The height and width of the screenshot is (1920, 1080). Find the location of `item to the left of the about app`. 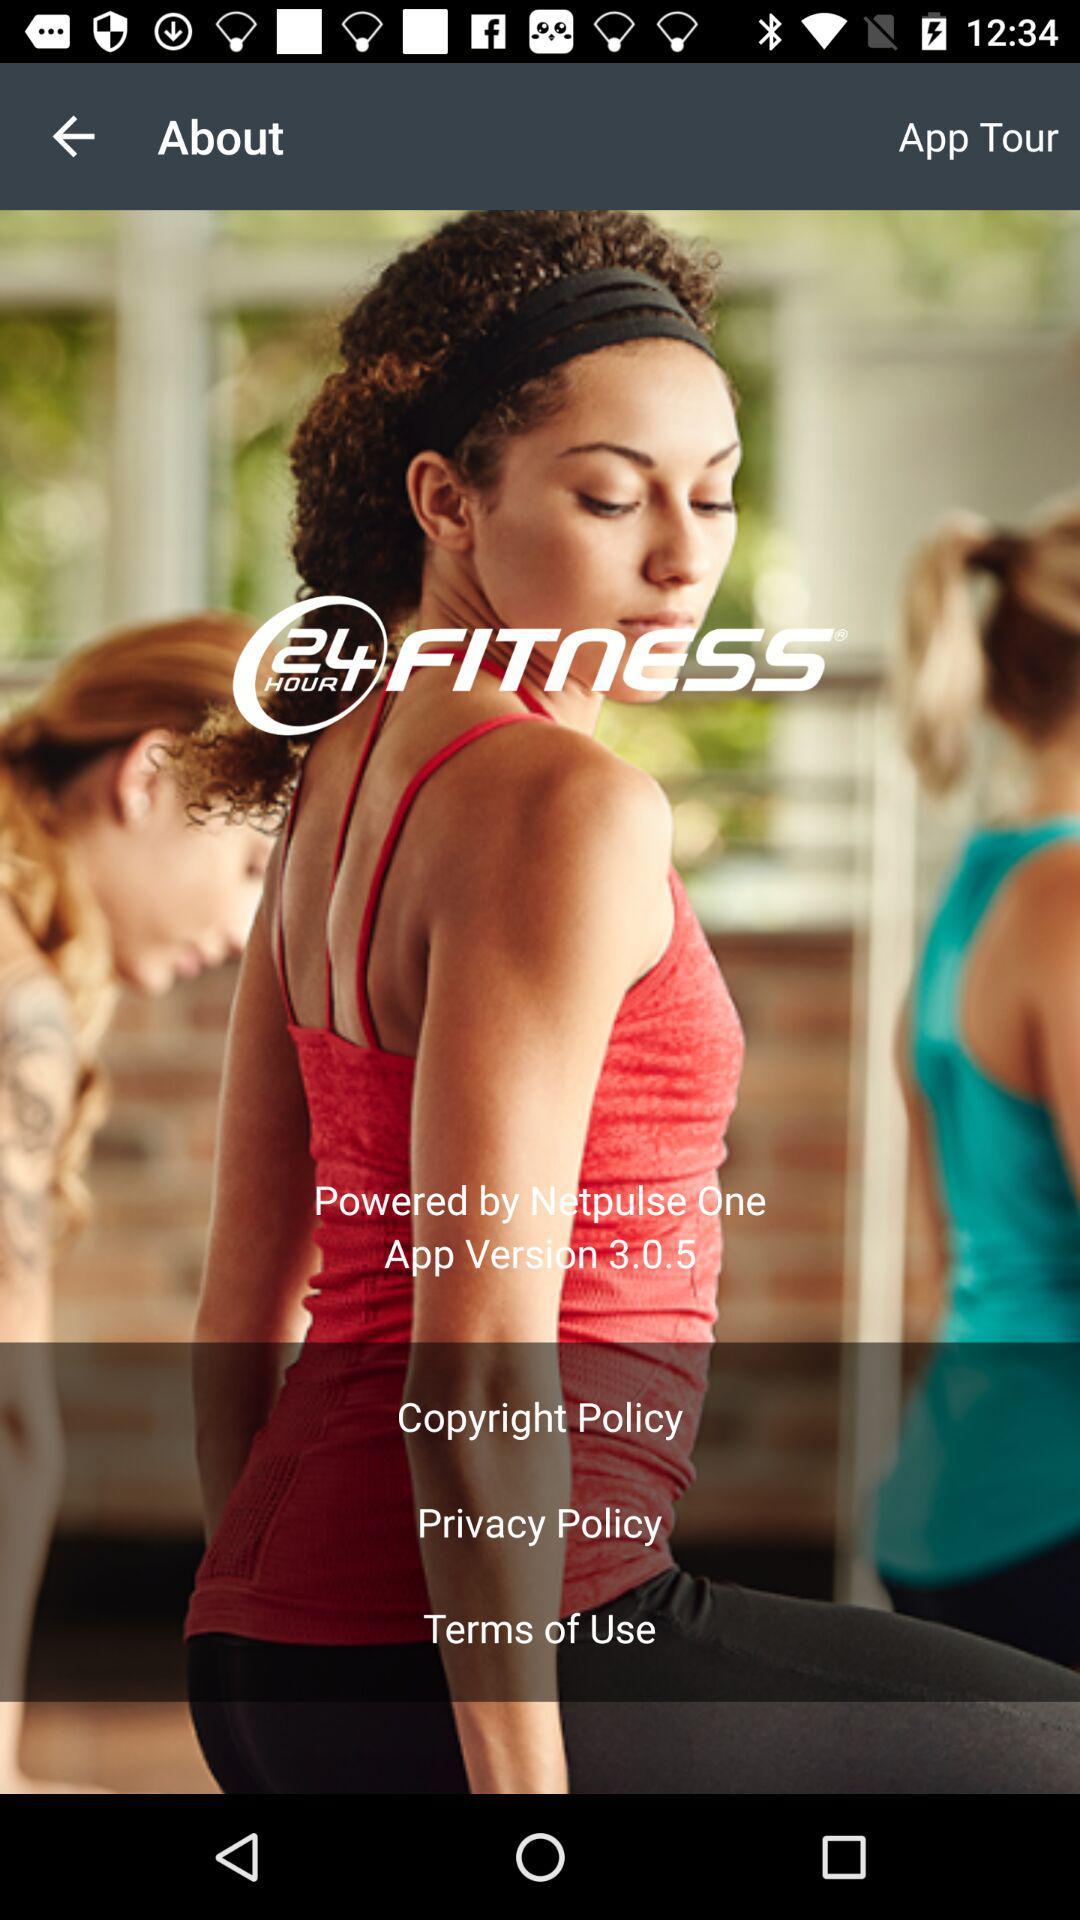

item to the left of the about app is located at coordinates (72, 135).